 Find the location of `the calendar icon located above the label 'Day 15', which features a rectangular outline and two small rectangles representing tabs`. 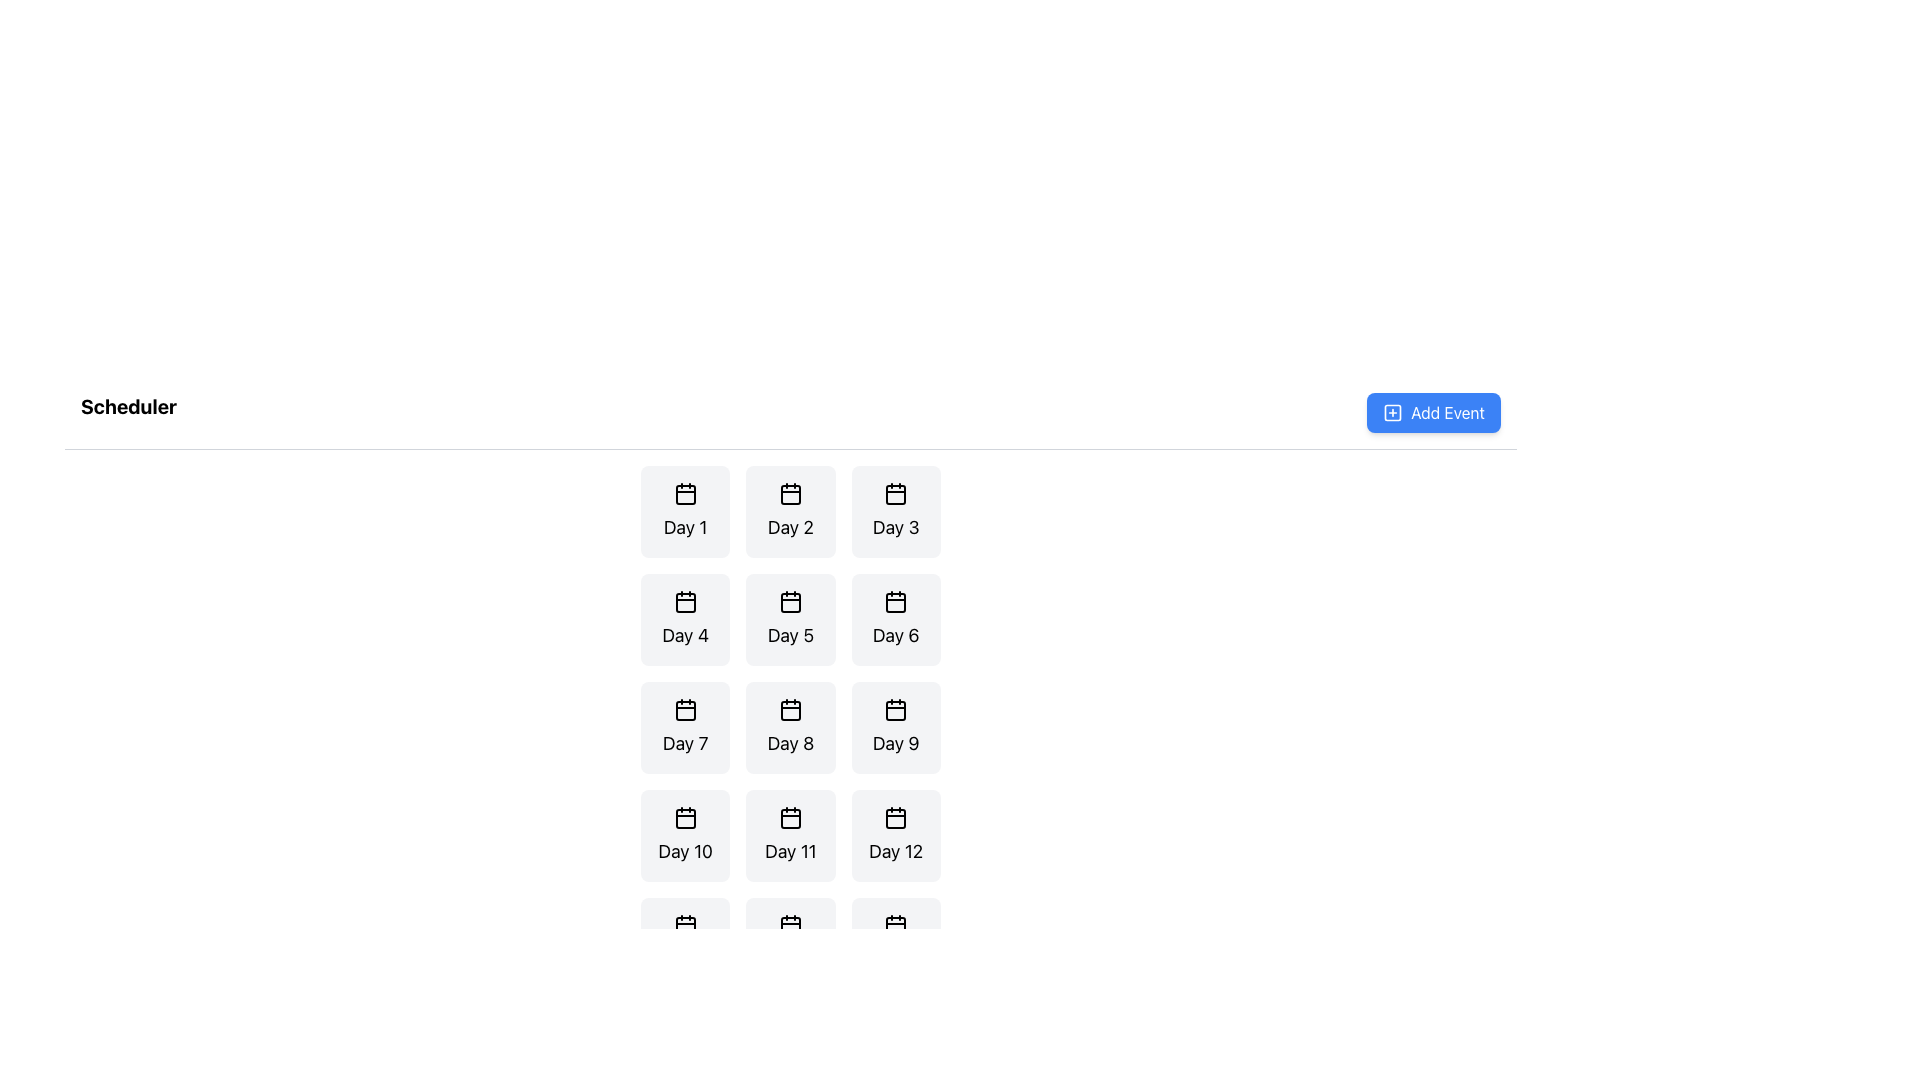

the calendar icon located above the label 'Day 15', which features a rectangular outline and two small rectangles representing tabs is located at coordinates (895, 925).